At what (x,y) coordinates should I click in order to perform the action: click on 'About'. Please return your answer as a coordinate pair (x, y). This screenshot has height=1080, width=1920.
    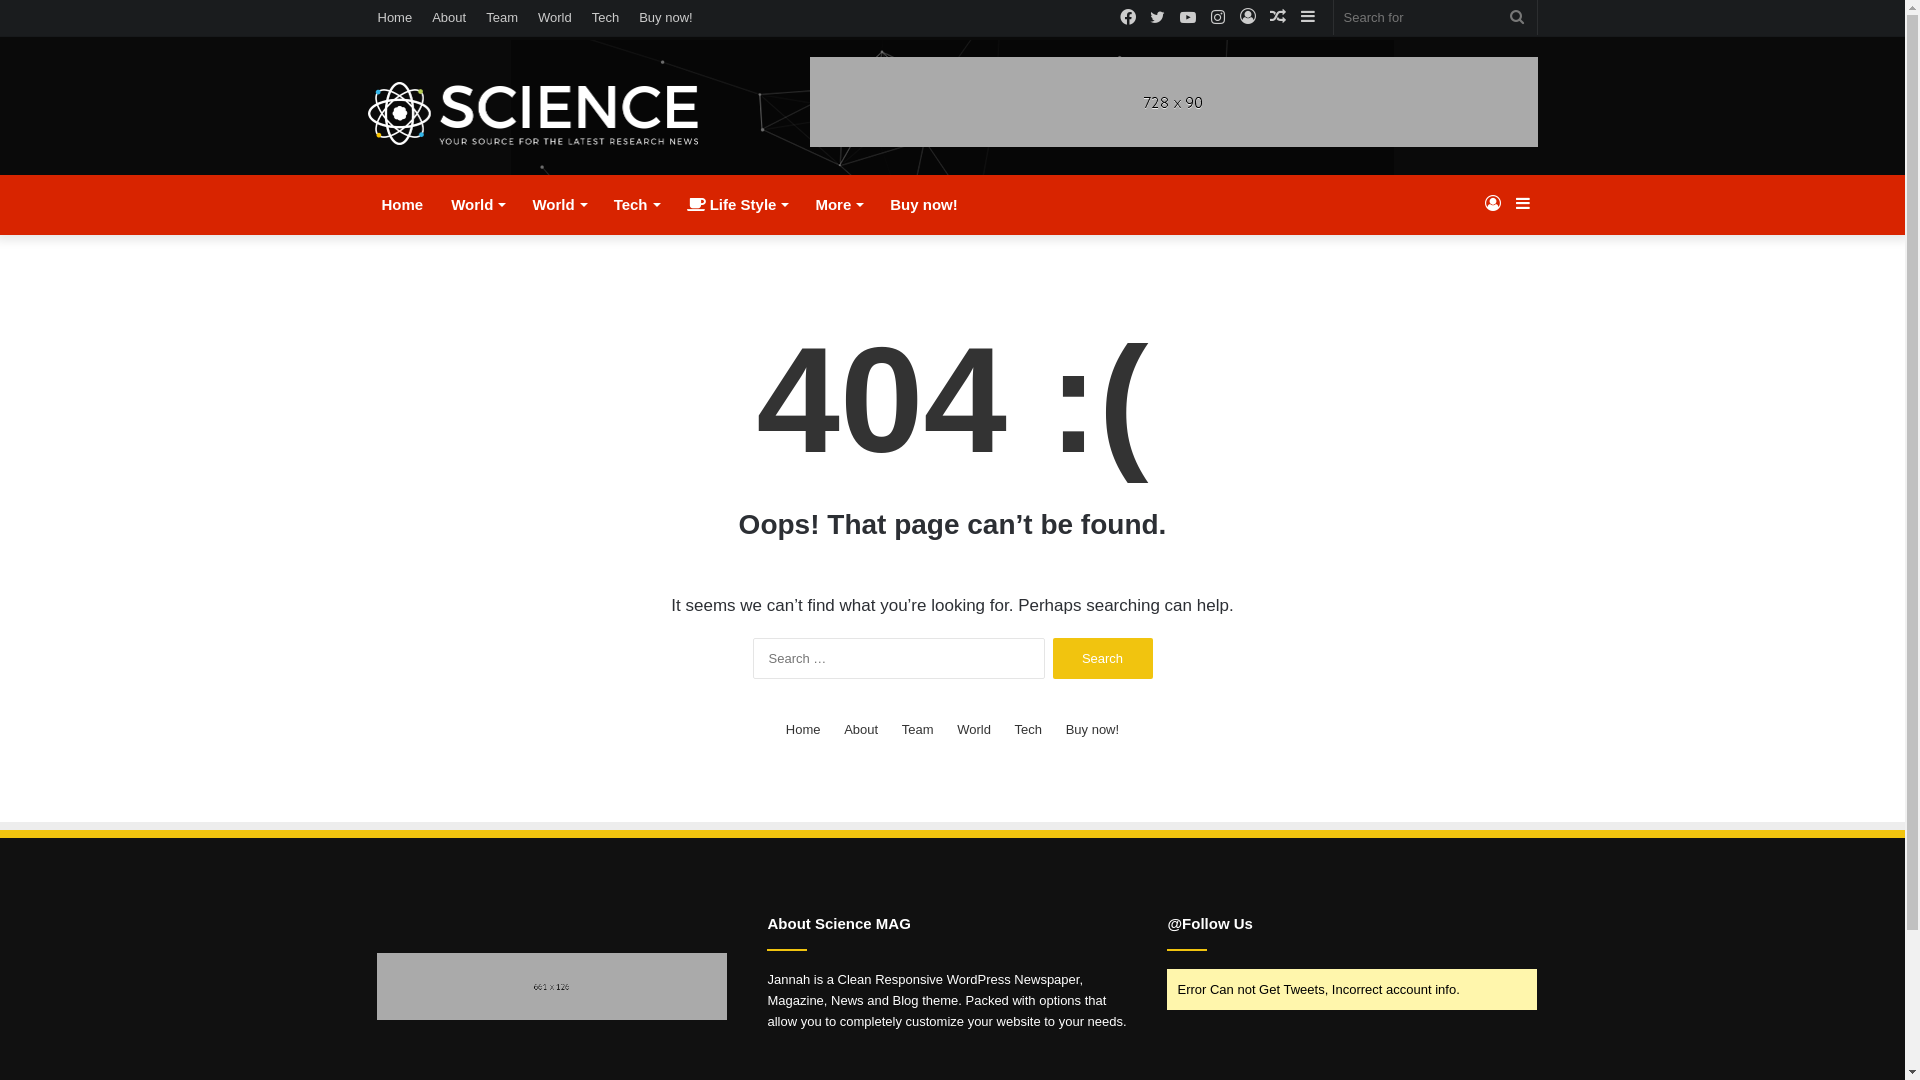
    Looking at the image, I should click on (448, 17).